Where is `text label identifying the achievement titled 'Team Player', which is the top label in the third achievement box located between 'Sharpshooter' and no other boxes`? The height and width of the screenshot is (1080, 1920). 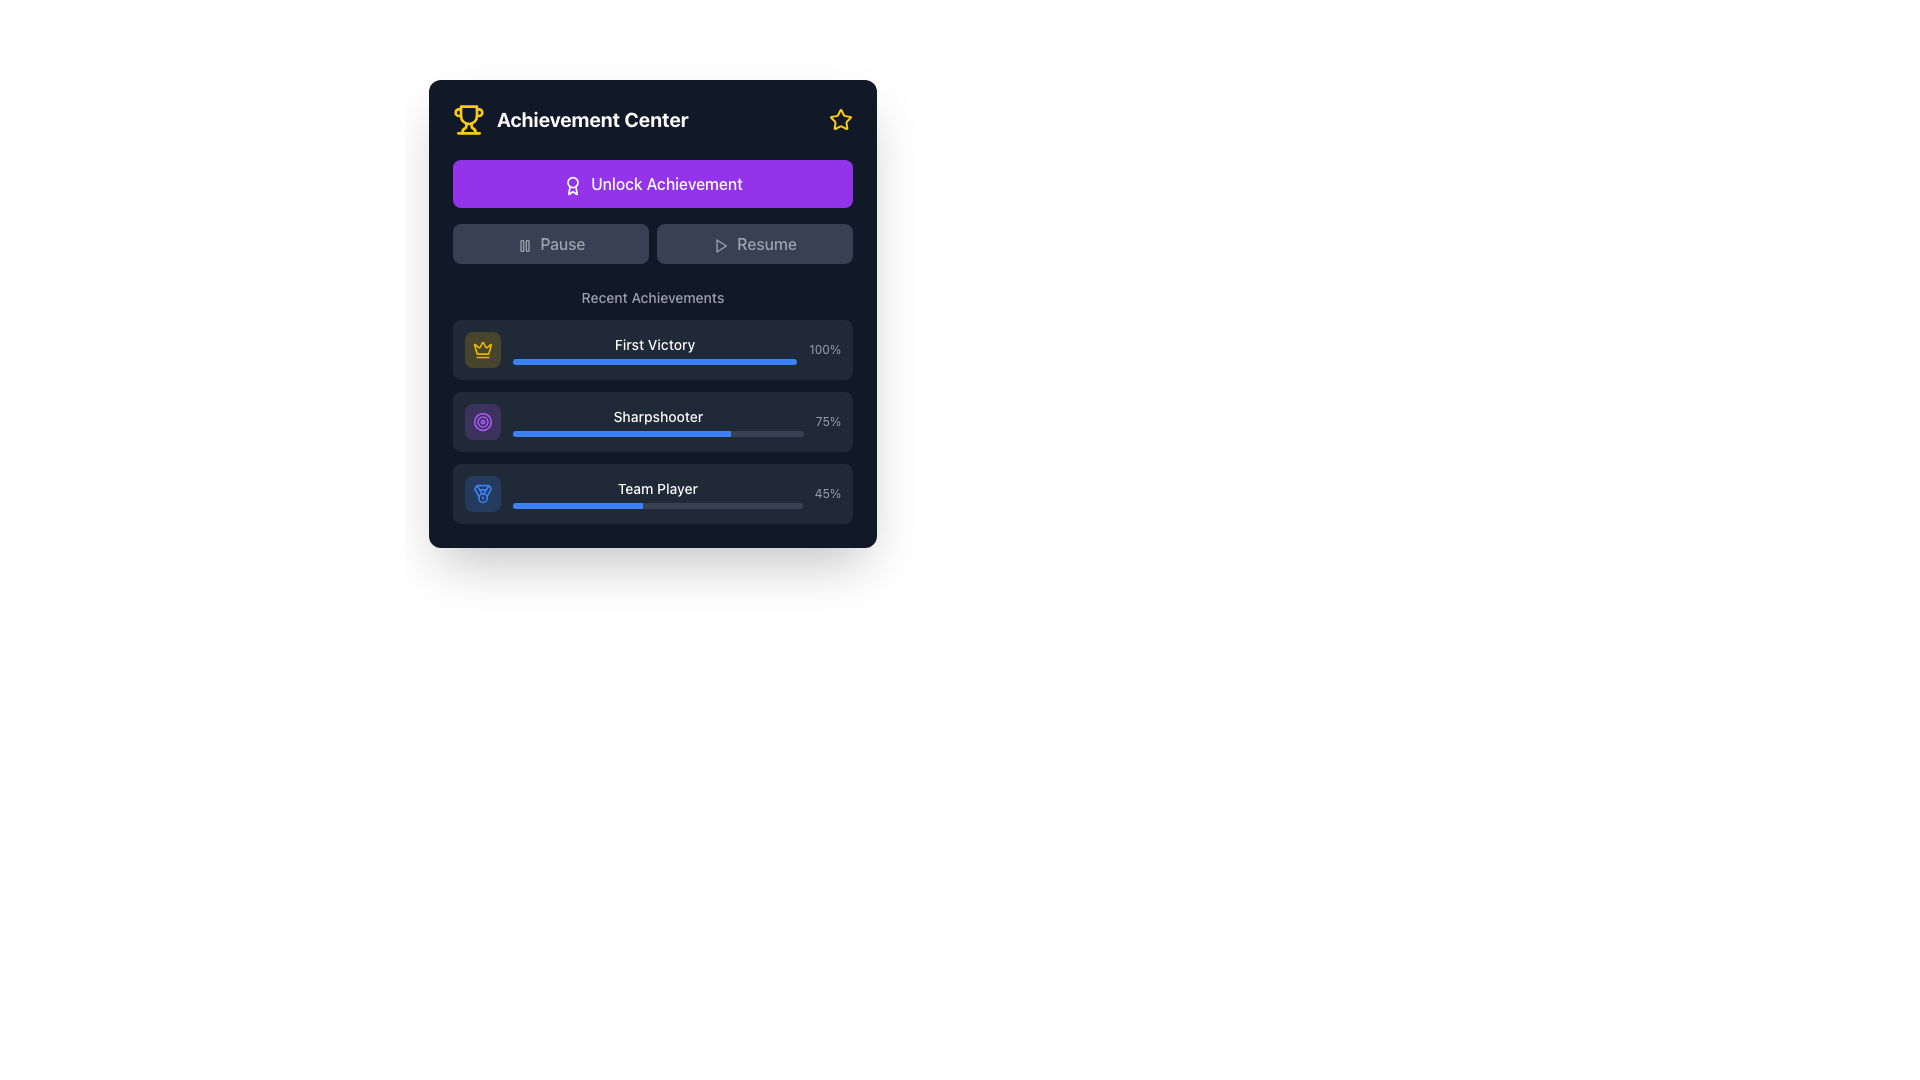
text label identifying the achievement titled 'Team Player', which is the top label in the third achievement box located between 'Sharpshooter' and no other boxes is located at coordinates (657, 493).